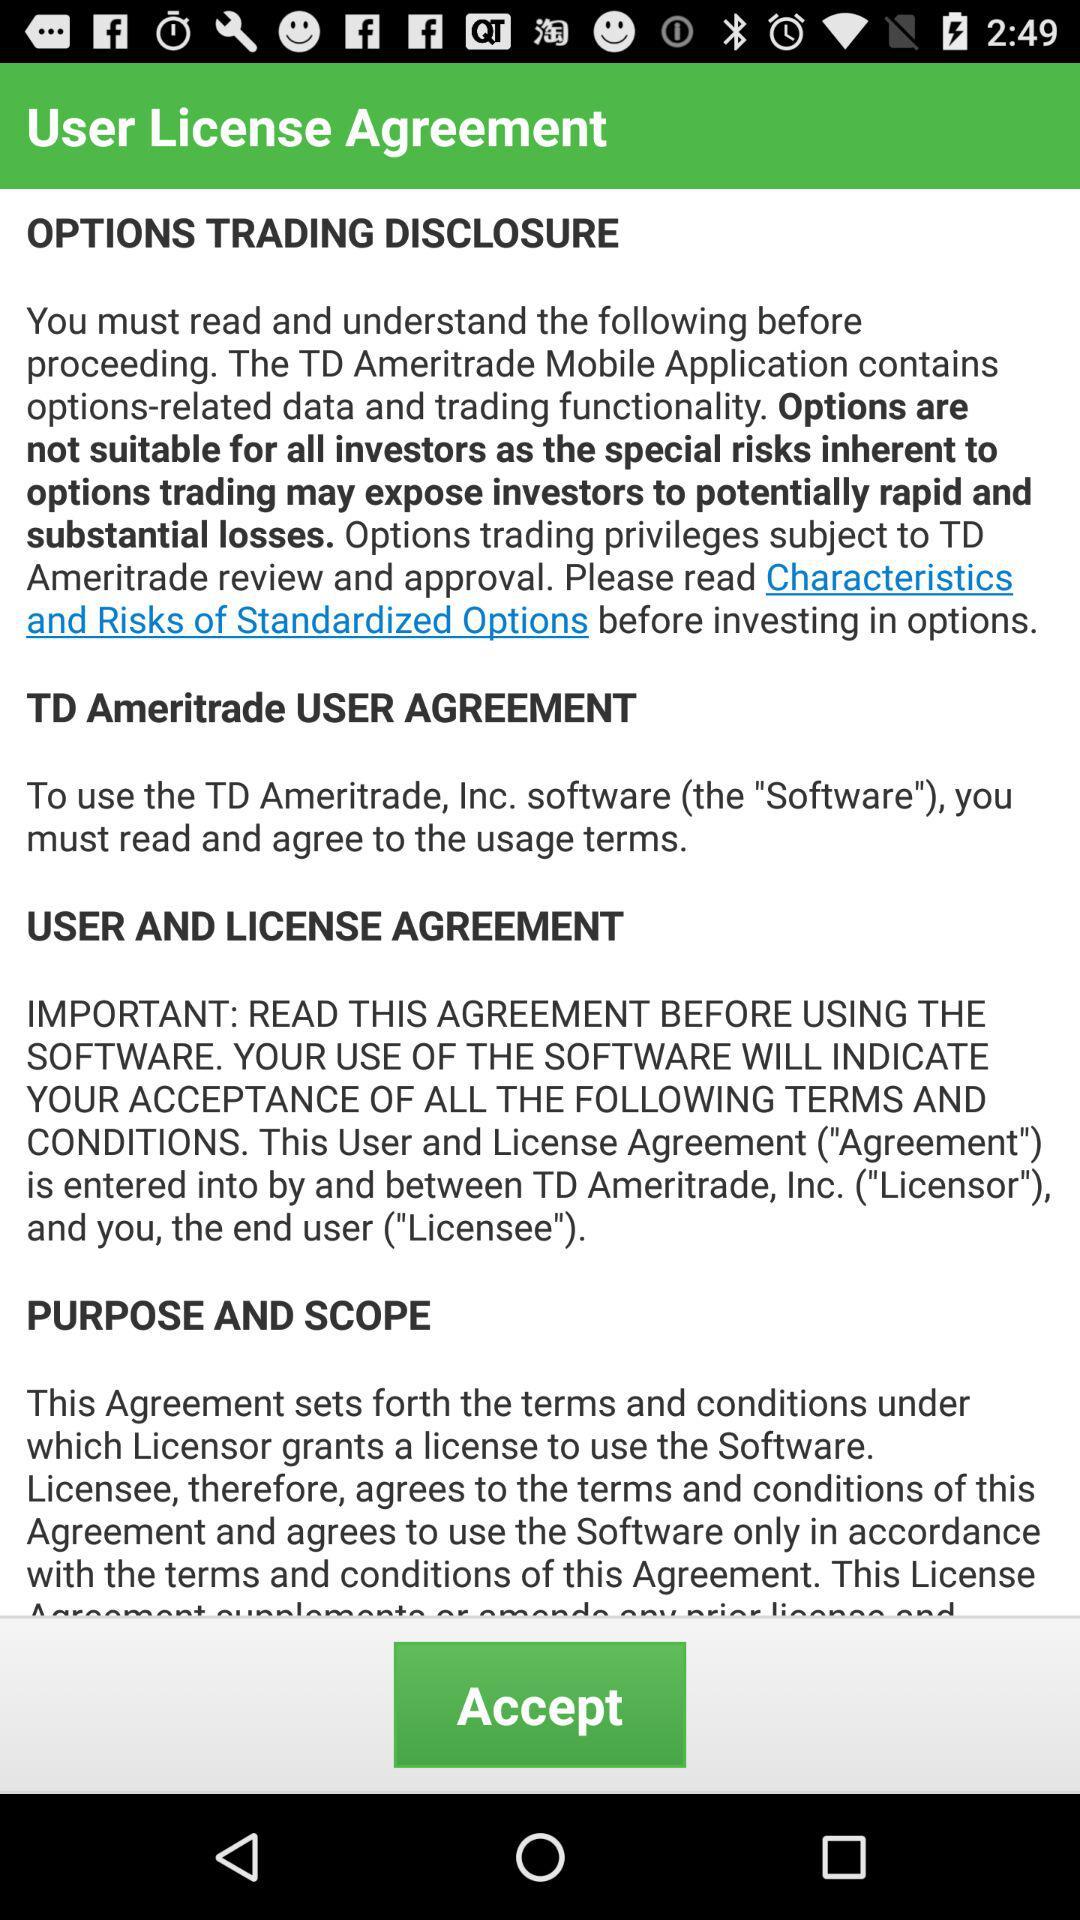 The width and height of the screenshot is (1080, 1920). Describe the element at coordinates (540, 901) in the screenshot. I see `button above accept` at that location.